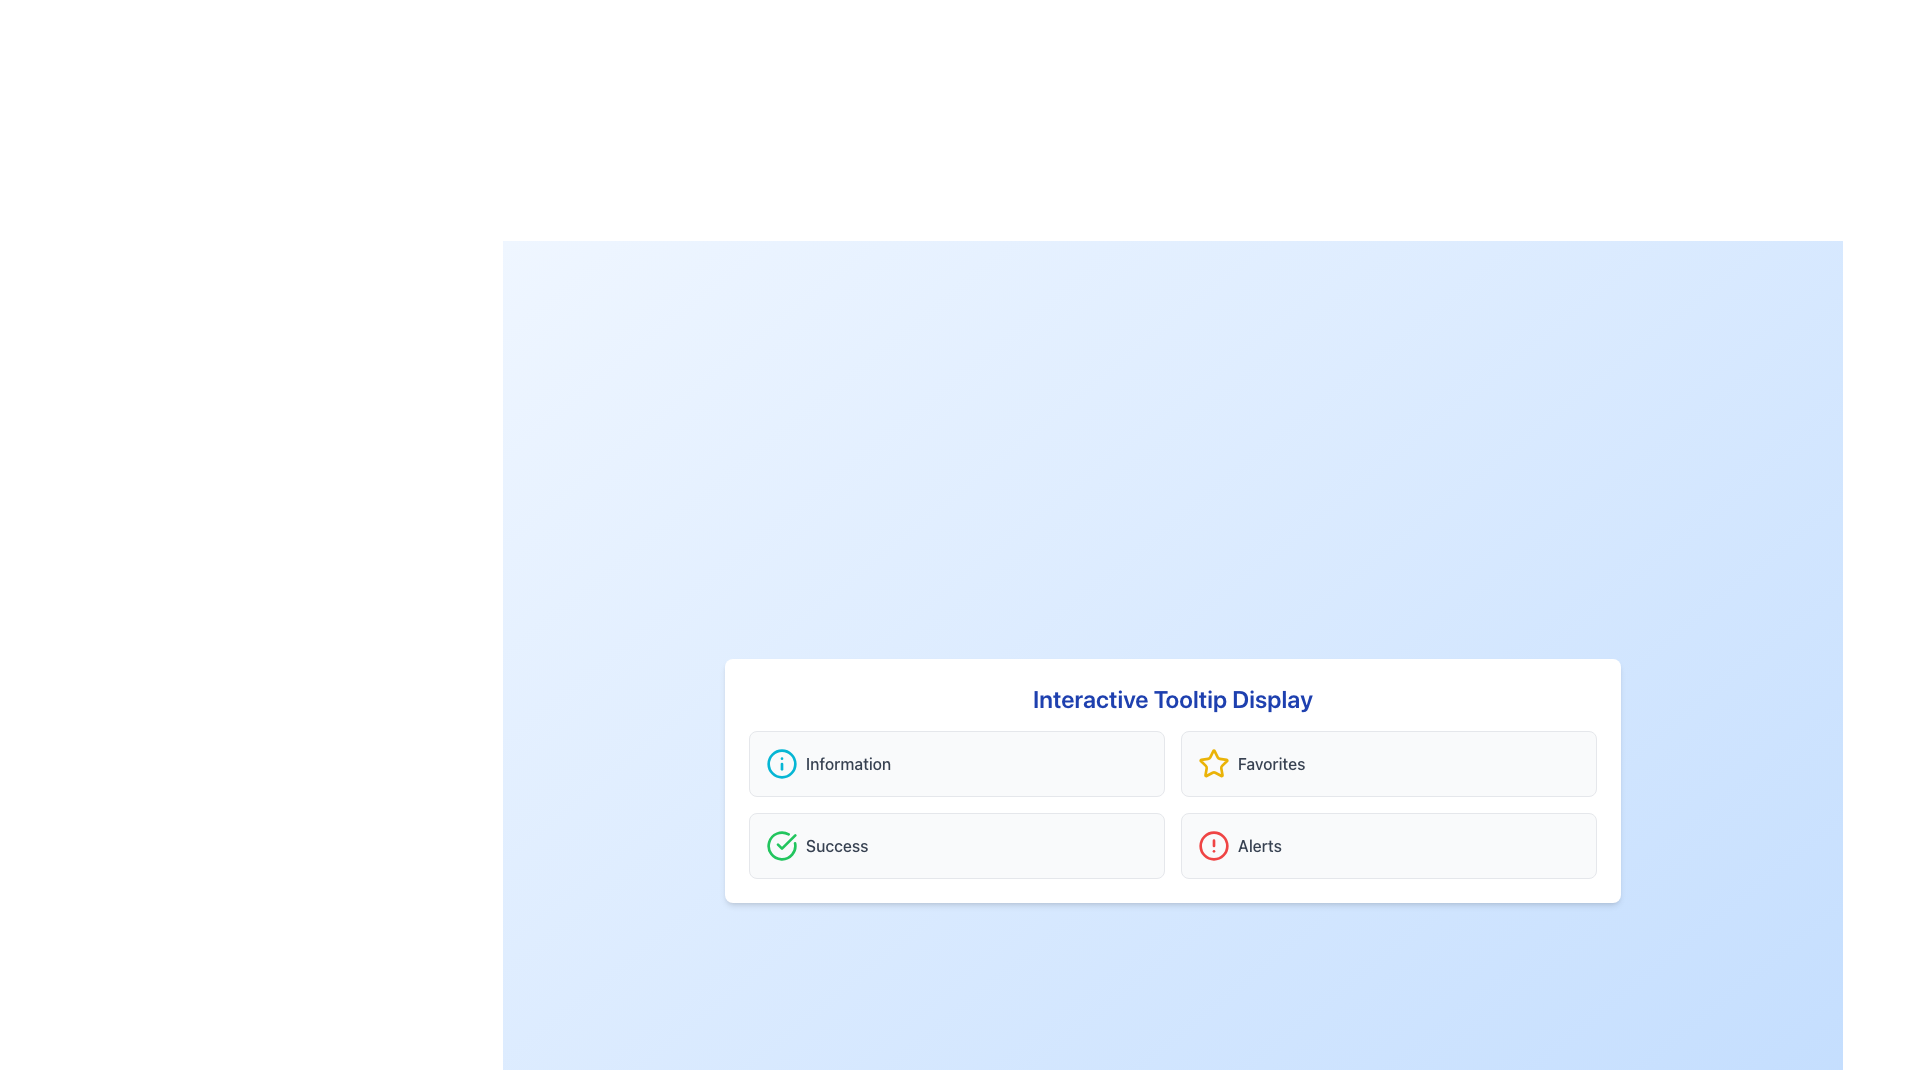 The width and height of the screenshot is (1920, 1080). What do you see at coordinates (1270, 763) in the screenshot?
I see `text associated with the label located directly to the right of the star icon in the second row of the grid layout` at bounding box center [1270, 763].